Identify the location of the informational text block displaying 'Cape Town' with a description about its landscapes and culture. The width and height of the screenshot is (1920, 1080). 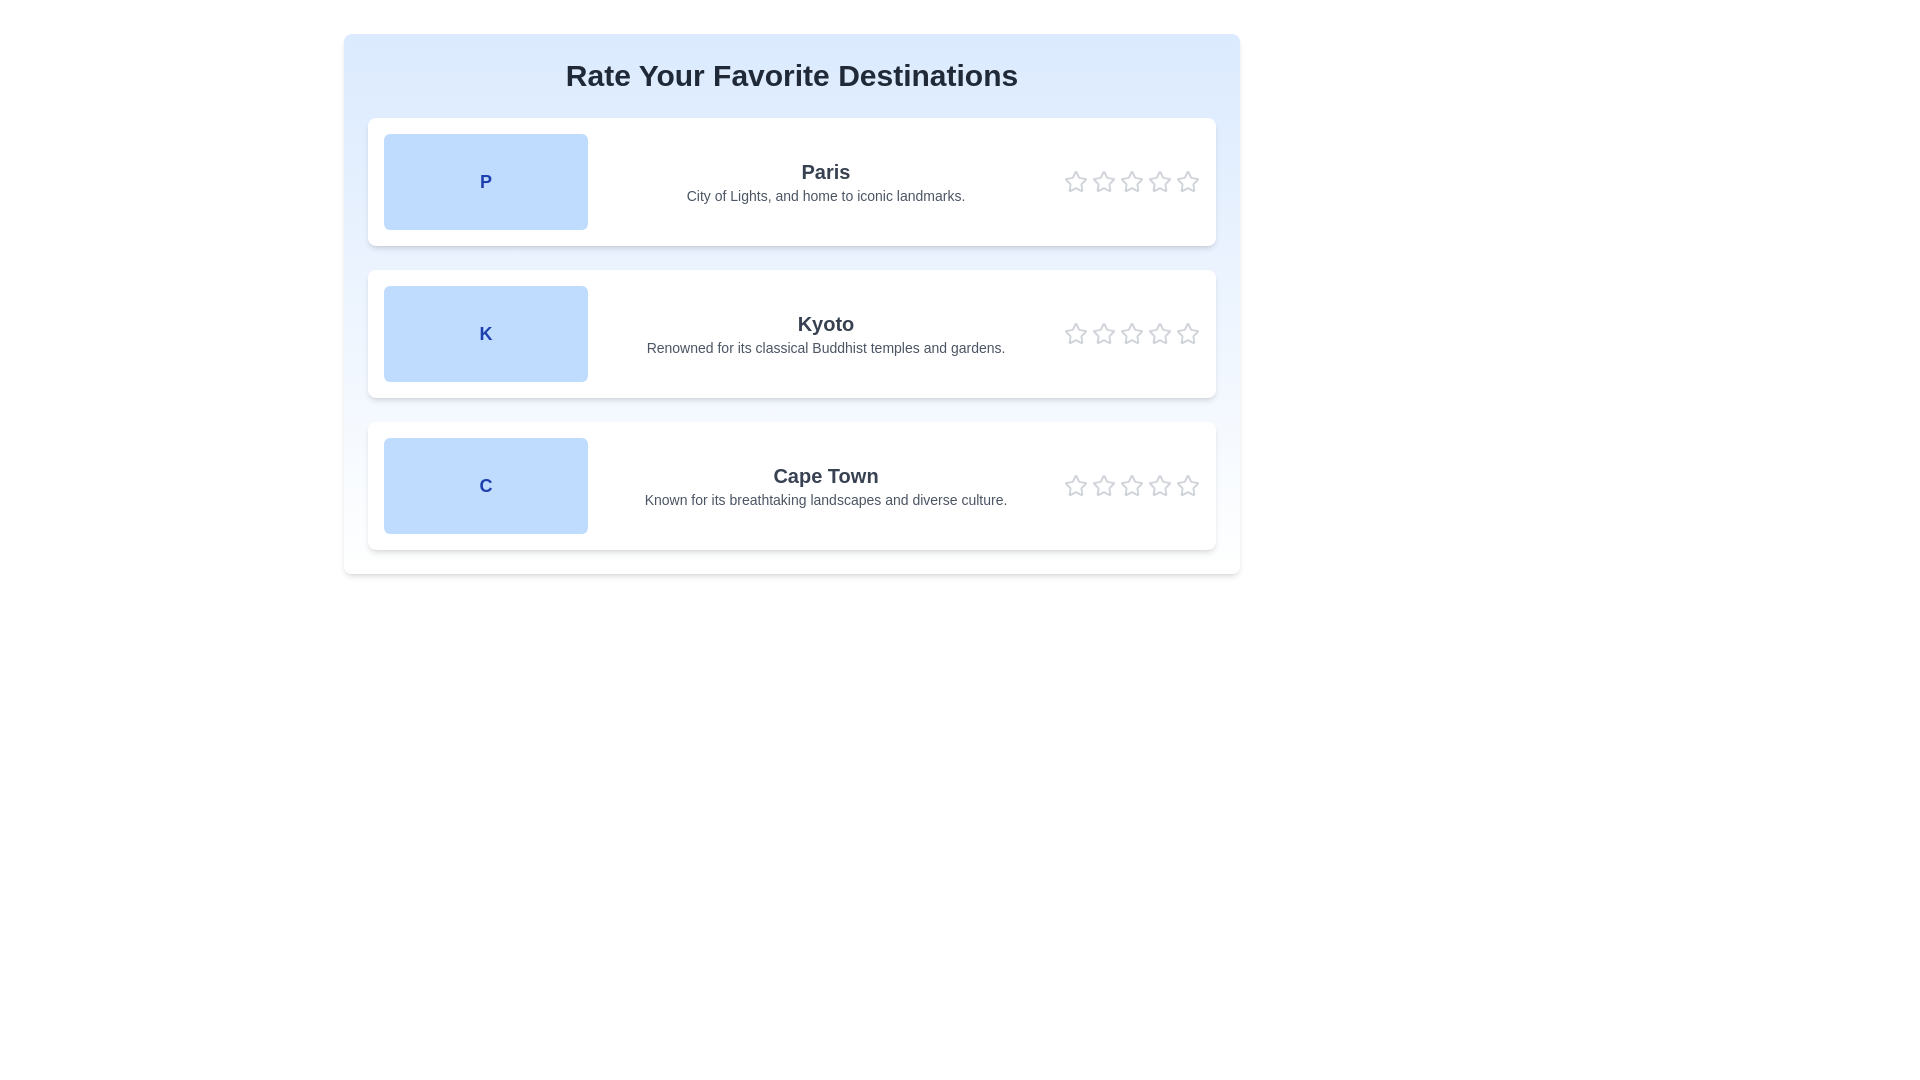
(825, 486).